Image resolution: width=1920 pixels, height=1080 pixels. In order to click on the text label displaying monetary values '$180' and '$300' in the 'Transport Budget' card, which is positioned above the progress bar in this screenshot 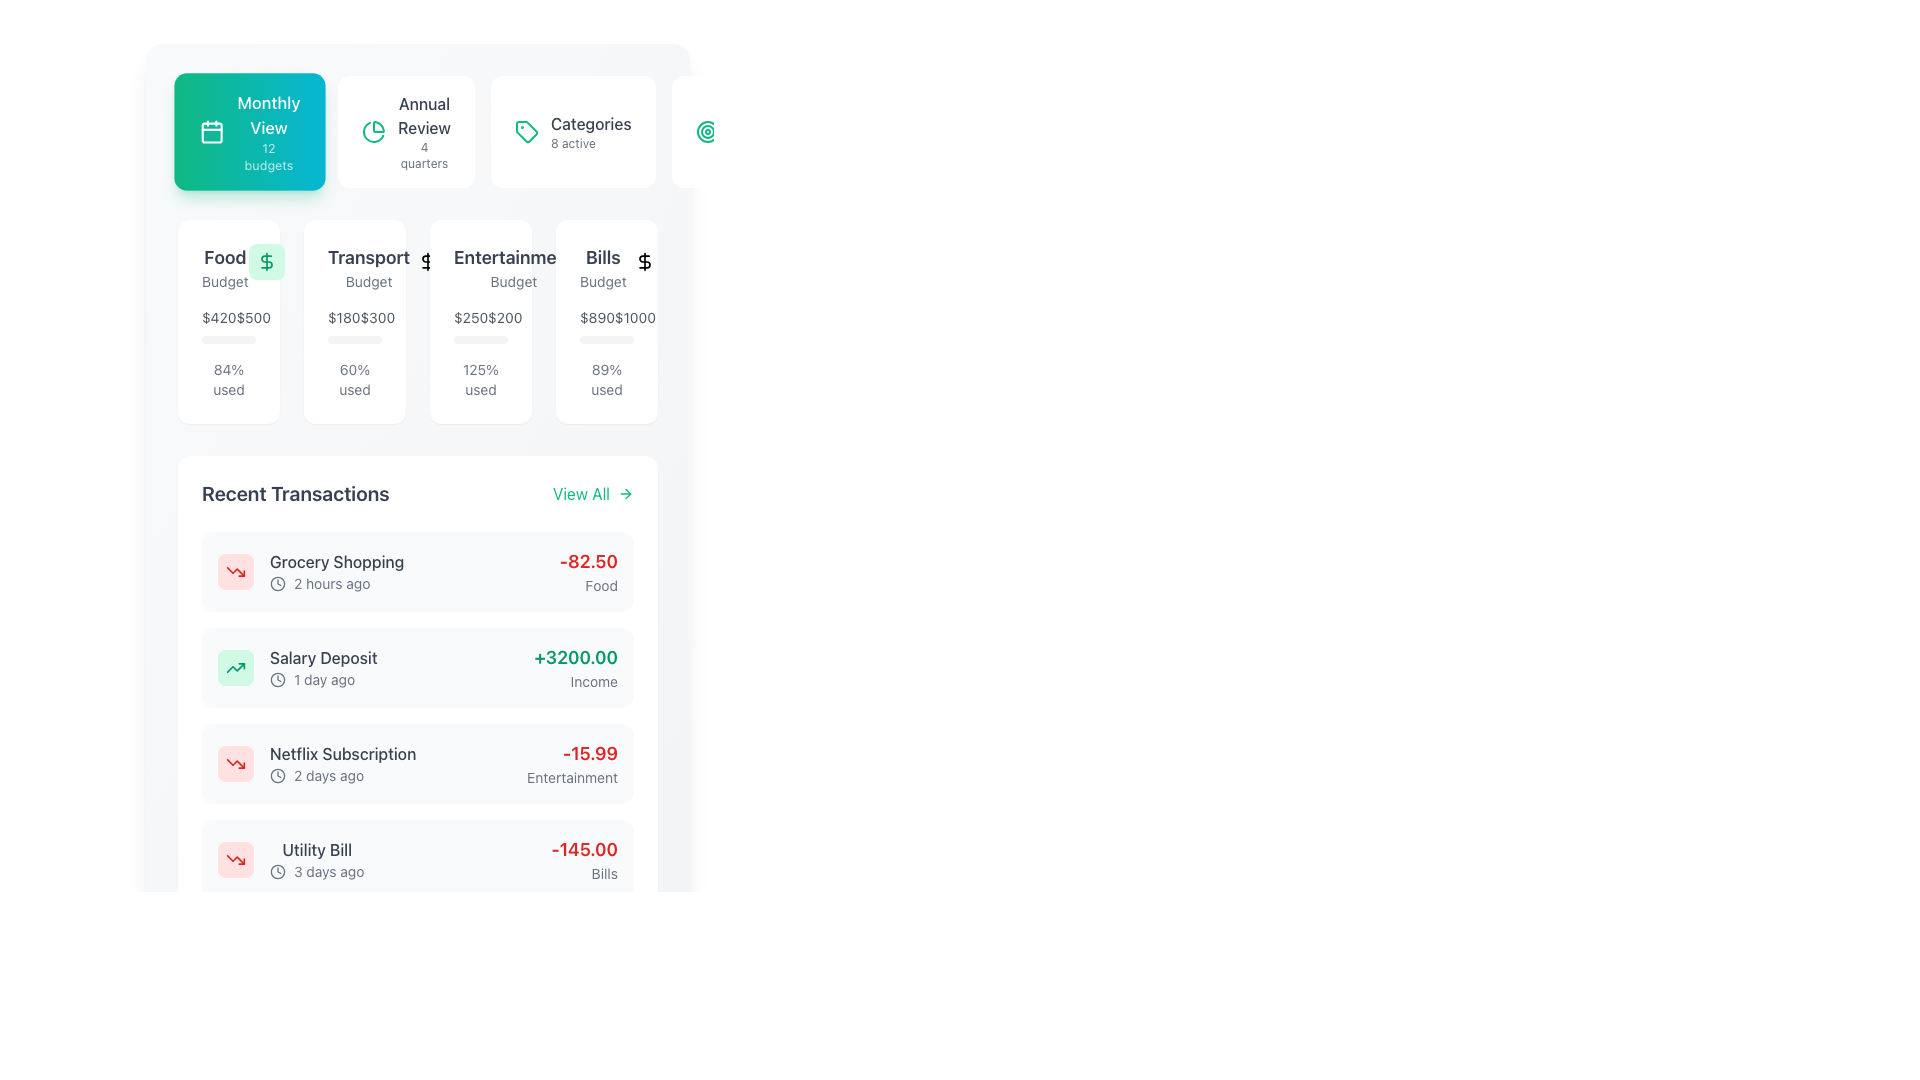, I will do `click(355, 325)`.